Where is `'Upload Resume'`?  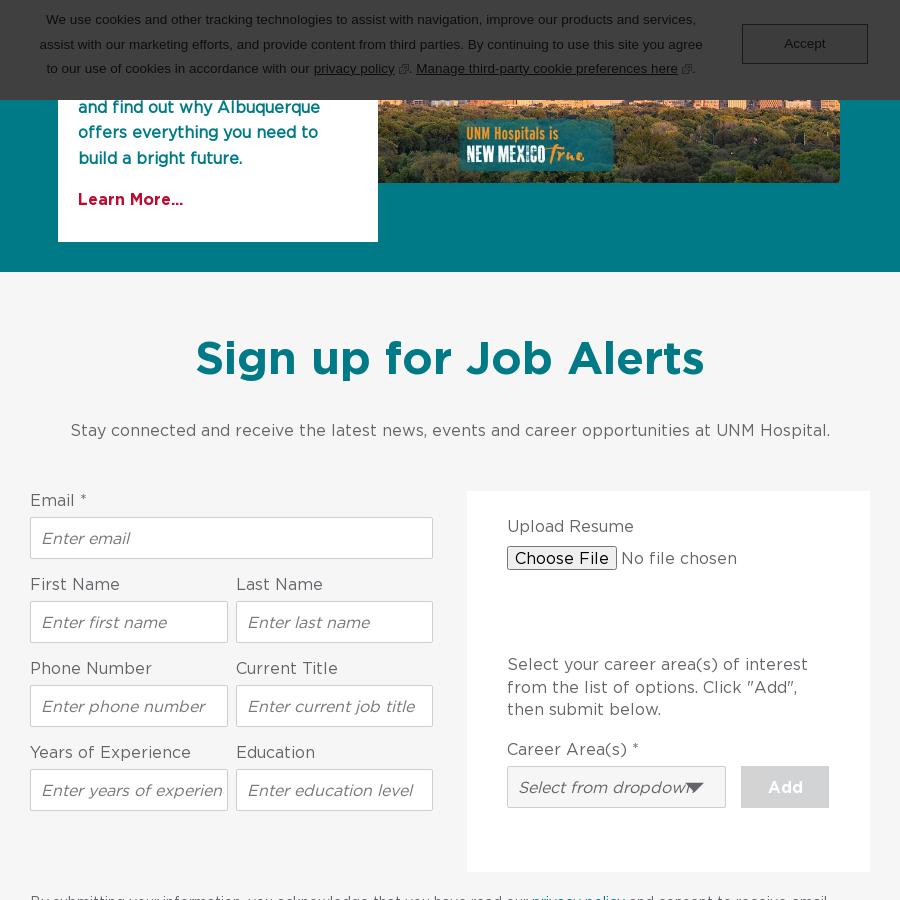 'Upload Resume' is located at coordinates (569, 524).